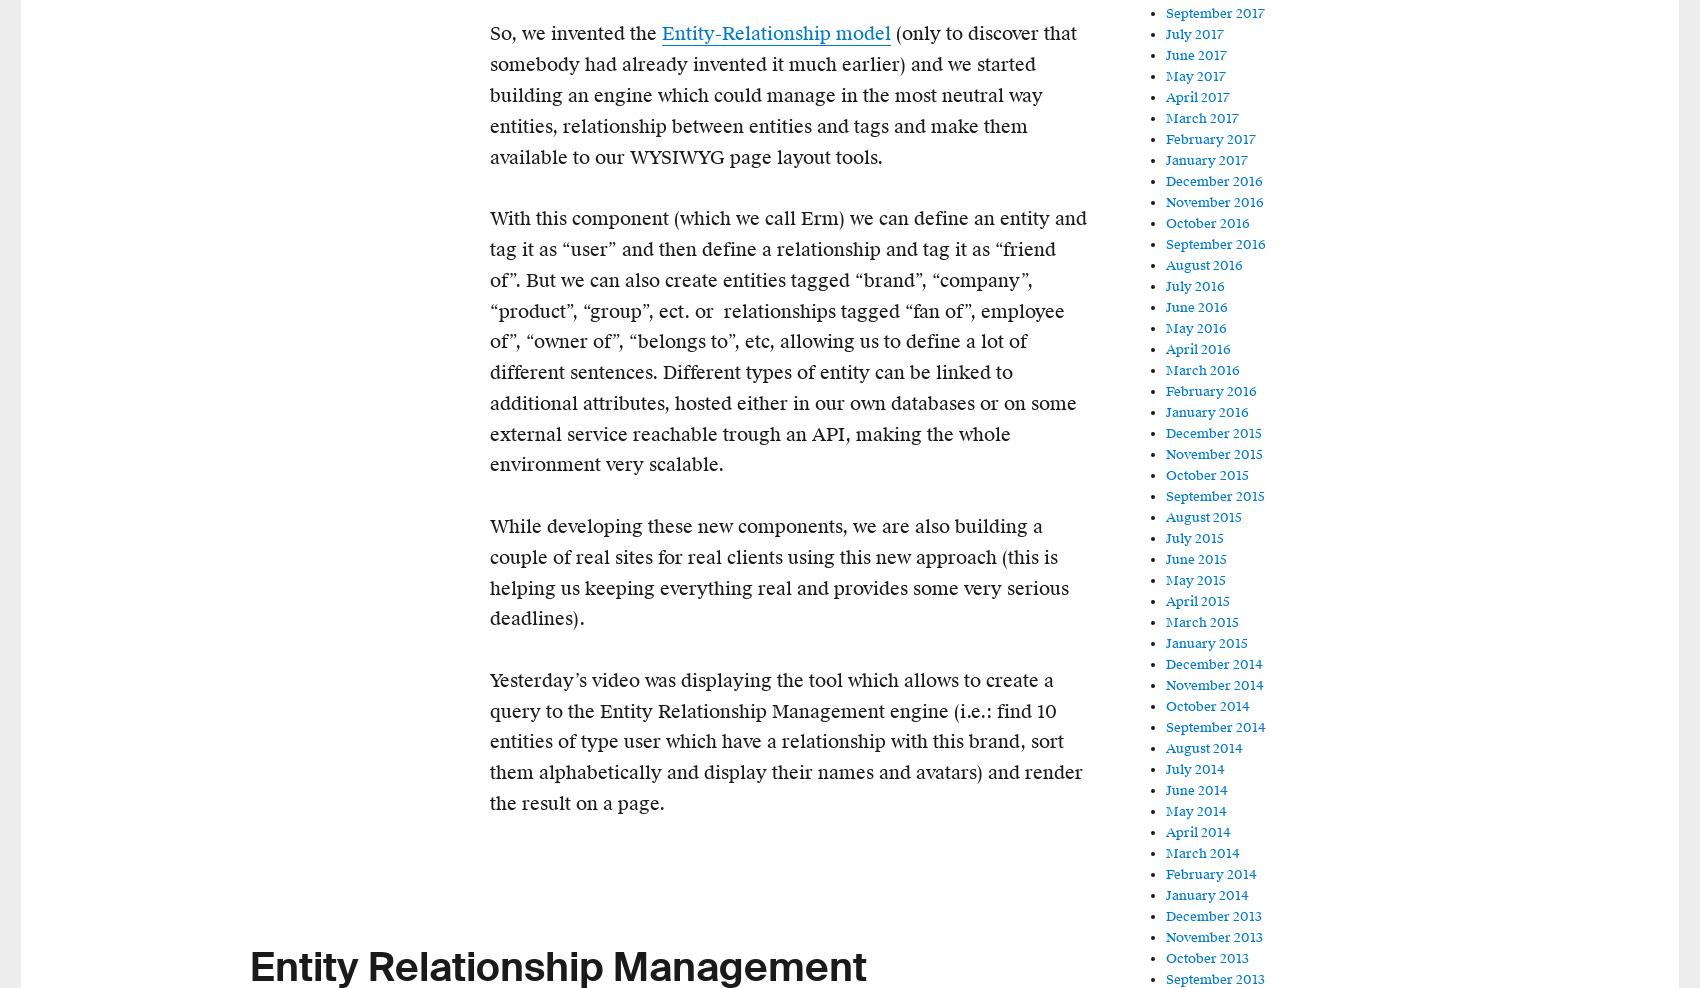 This screenshot has width=1700, height=988. I want to click on 'May 2015', so click(1194, 581).